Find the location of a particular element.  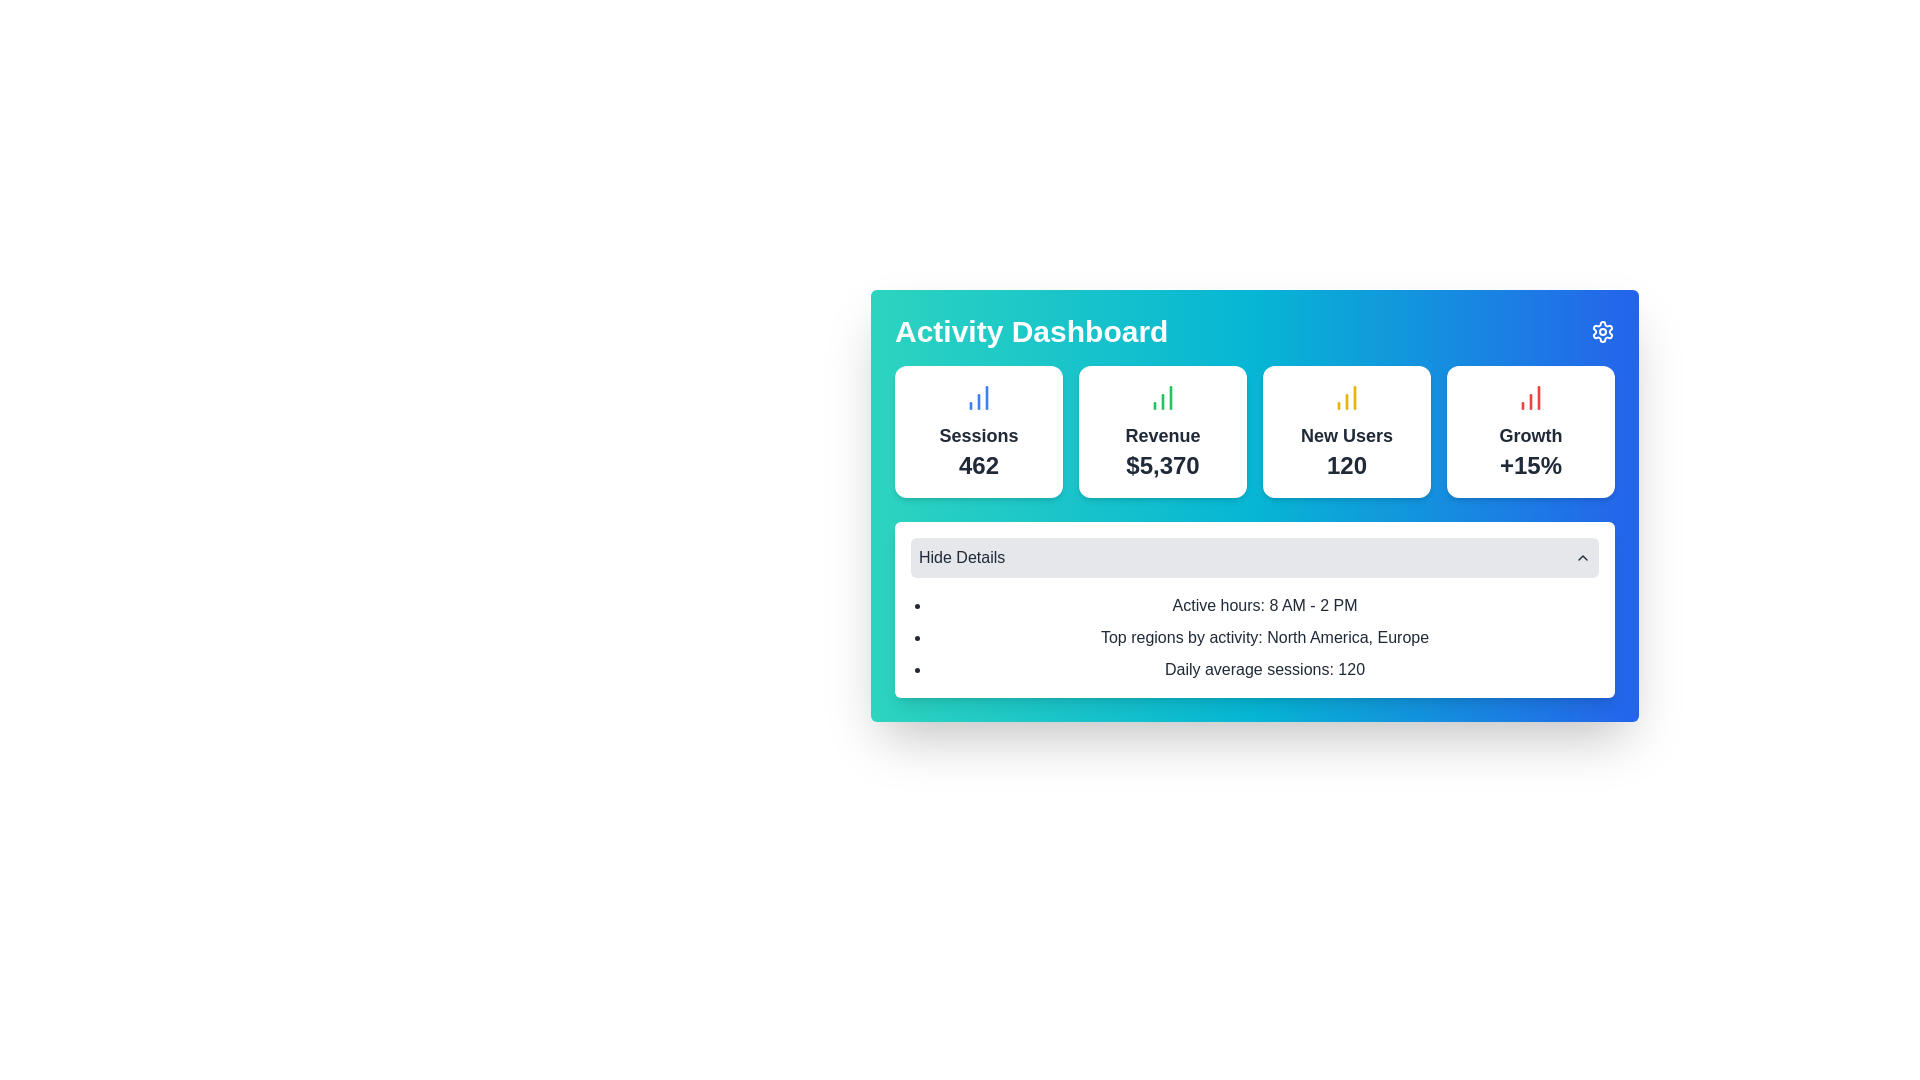

the 'Sessions' label, which is styled in bold and larger font, positioned near the top center of a statistical card, above the numerical value '462' is located at coordinates (979, 434).